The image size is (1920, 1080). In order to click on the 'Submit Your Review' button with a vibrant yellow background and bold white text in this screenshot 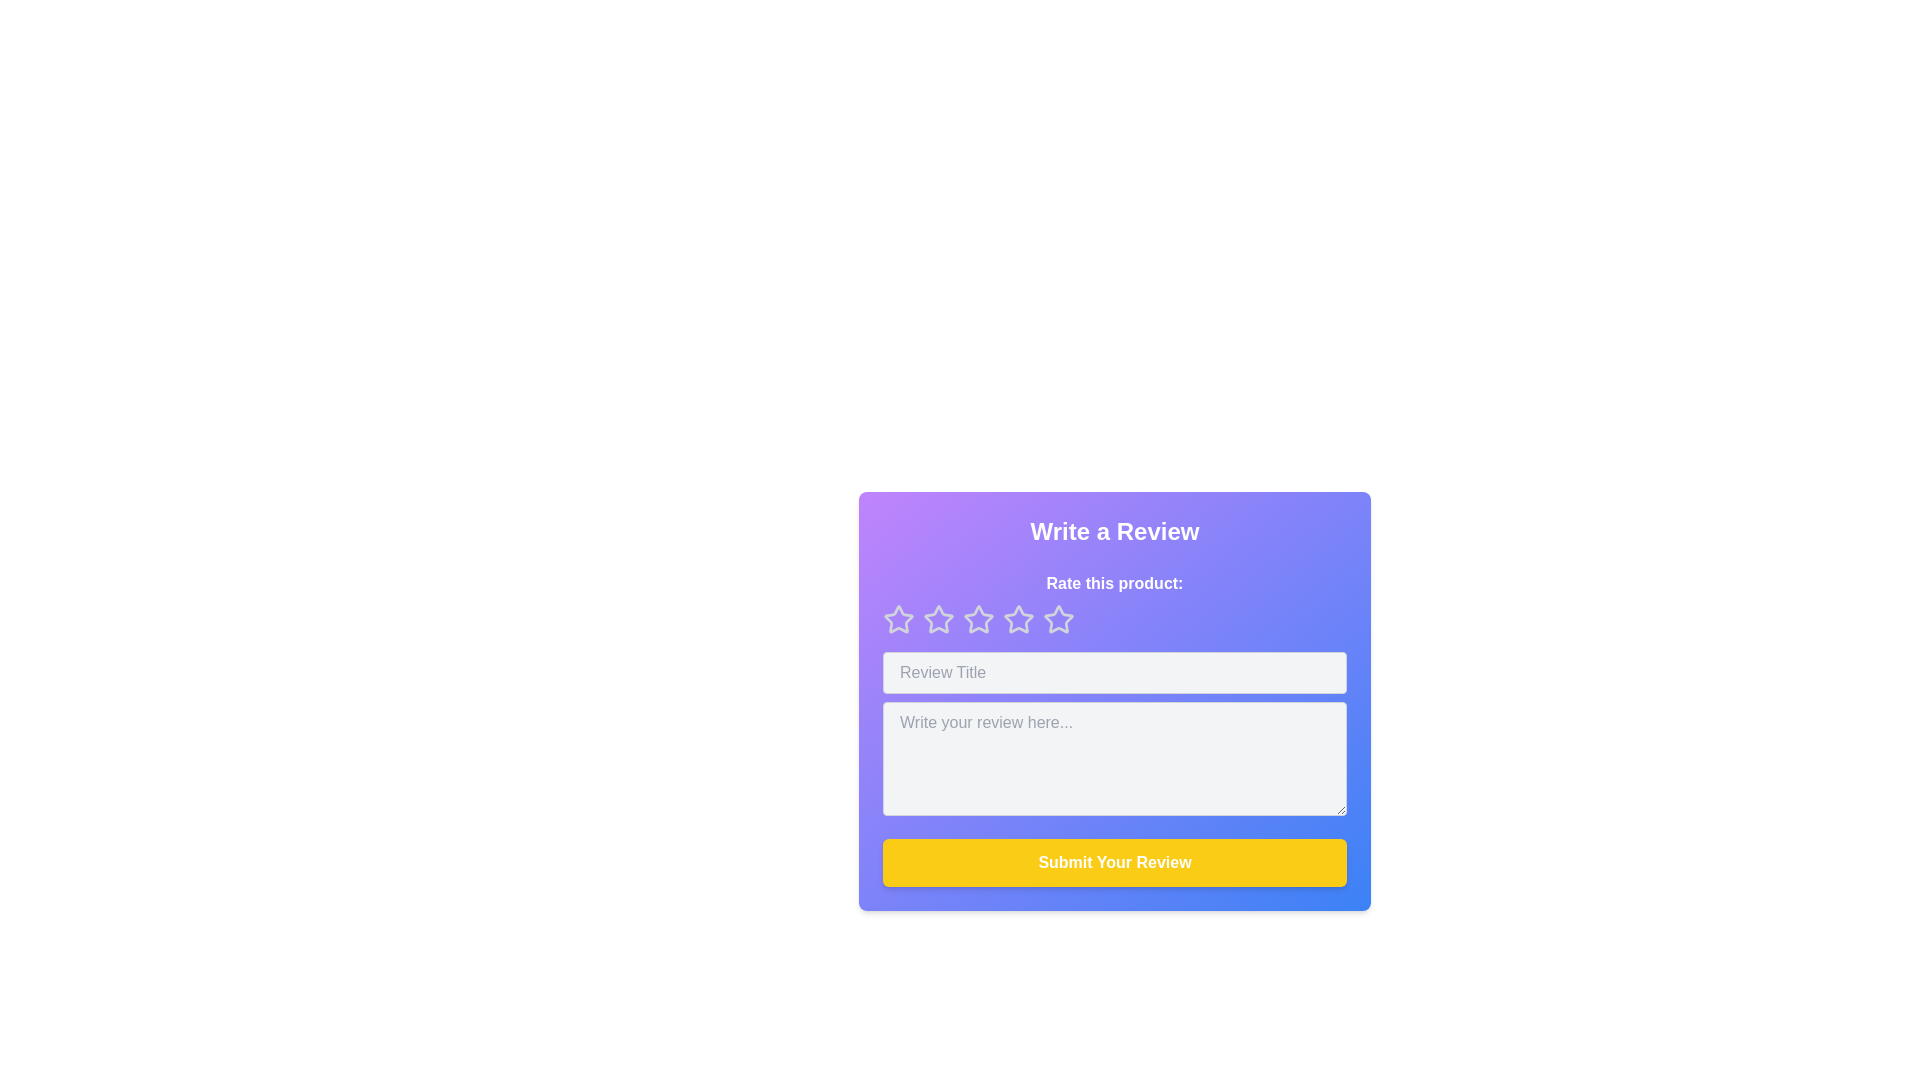, I will do `click(1113, 862)`.